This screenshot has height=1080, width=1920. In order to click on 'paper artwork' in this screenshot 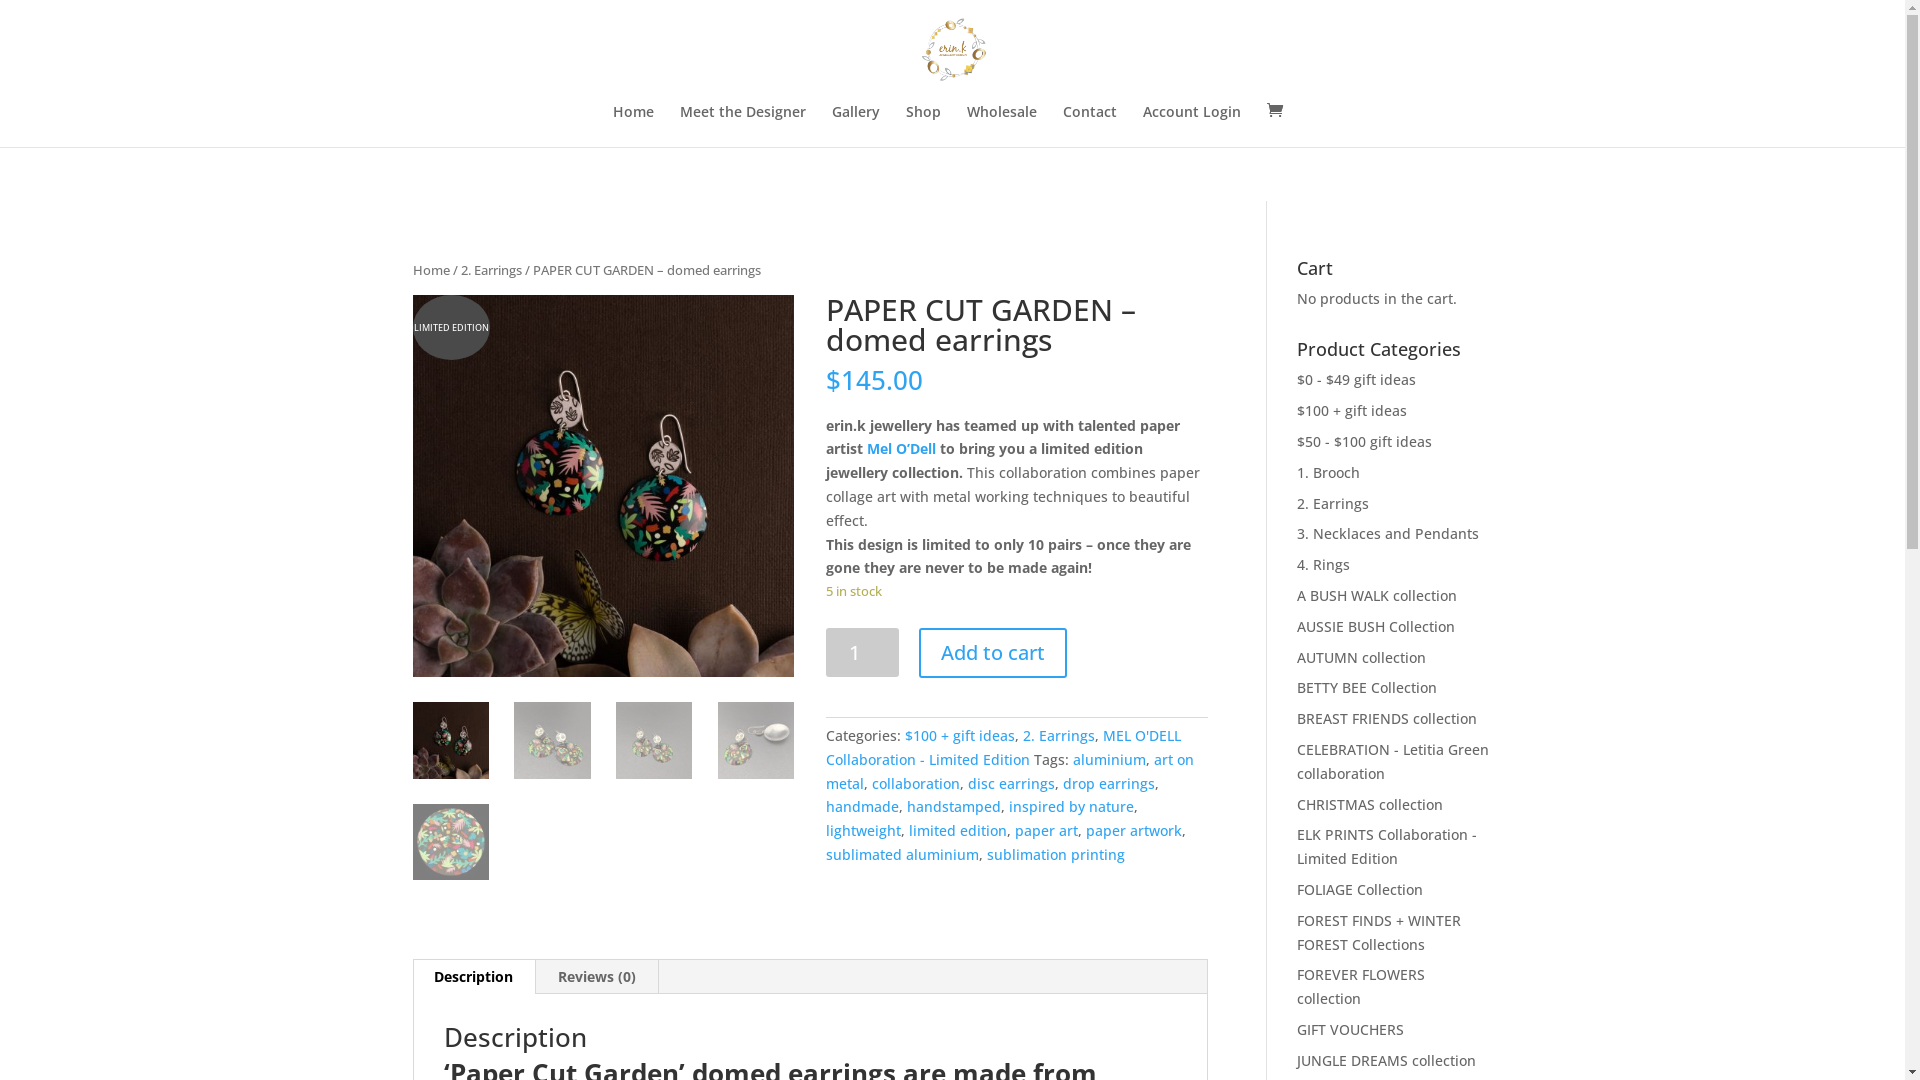, I will do `click(1084, 830)`.